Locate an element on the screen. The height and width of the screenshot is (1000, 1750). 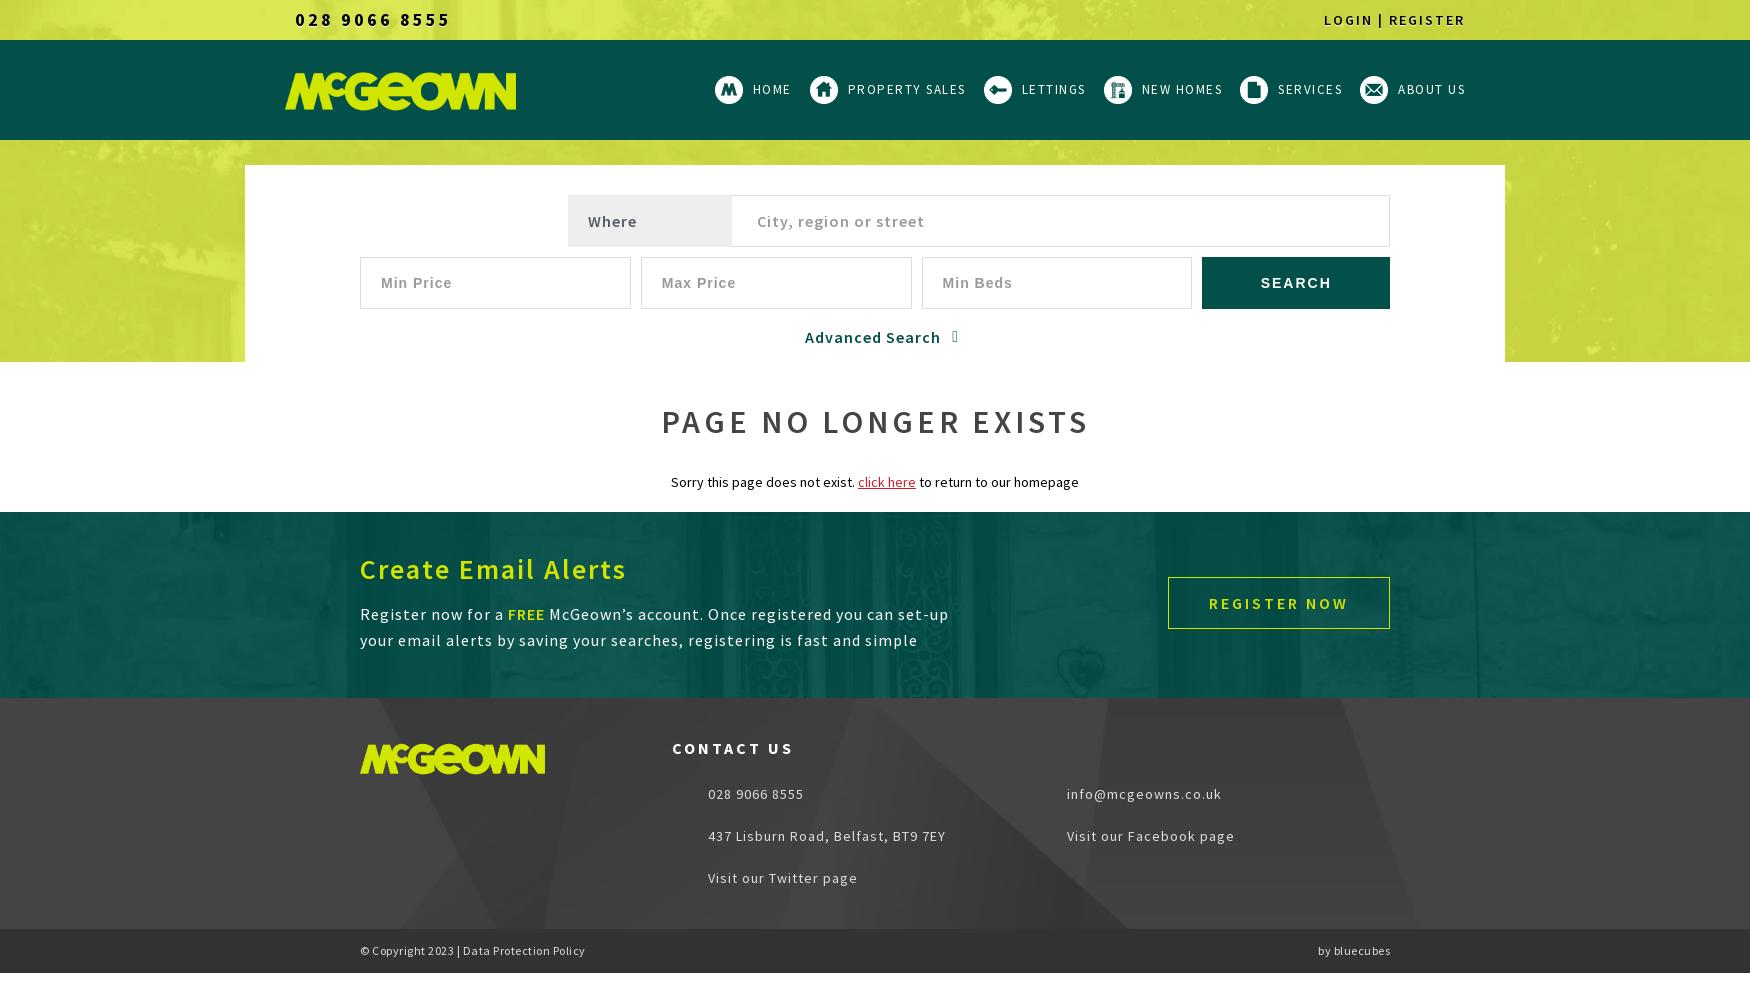
'Page No Longer Exists' is located at coordinates (658, 422).